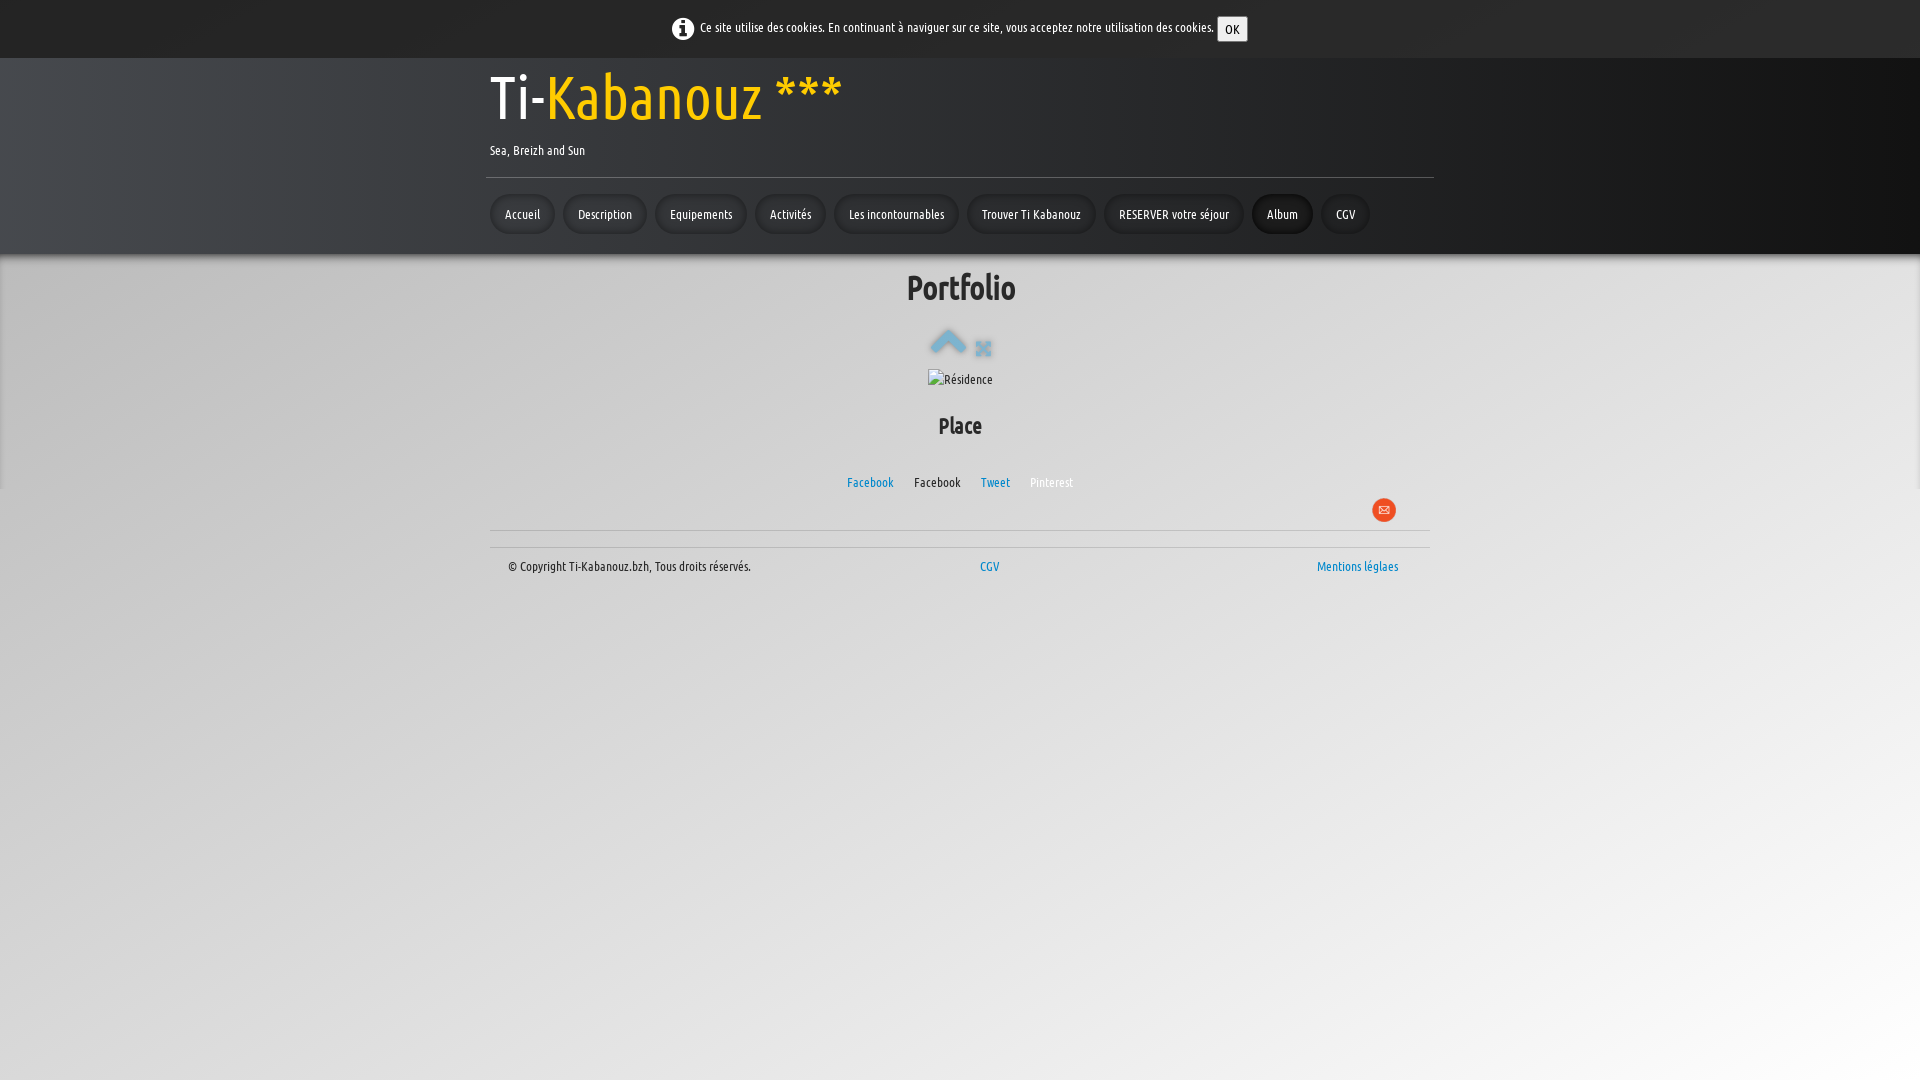  What do you see at coordinates (1282, 213) in the screenshot?
I see `'Album'` at bounding box center [1282, 213].